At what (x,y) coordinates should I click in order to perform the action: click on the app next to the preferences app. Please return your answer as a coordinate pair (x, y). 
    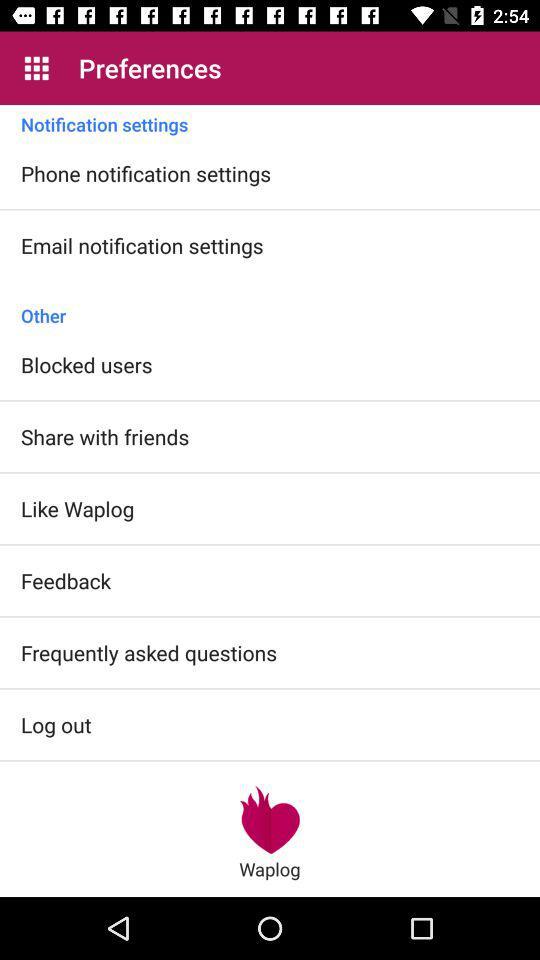
    Looking at the image, I should click on (36, 68).